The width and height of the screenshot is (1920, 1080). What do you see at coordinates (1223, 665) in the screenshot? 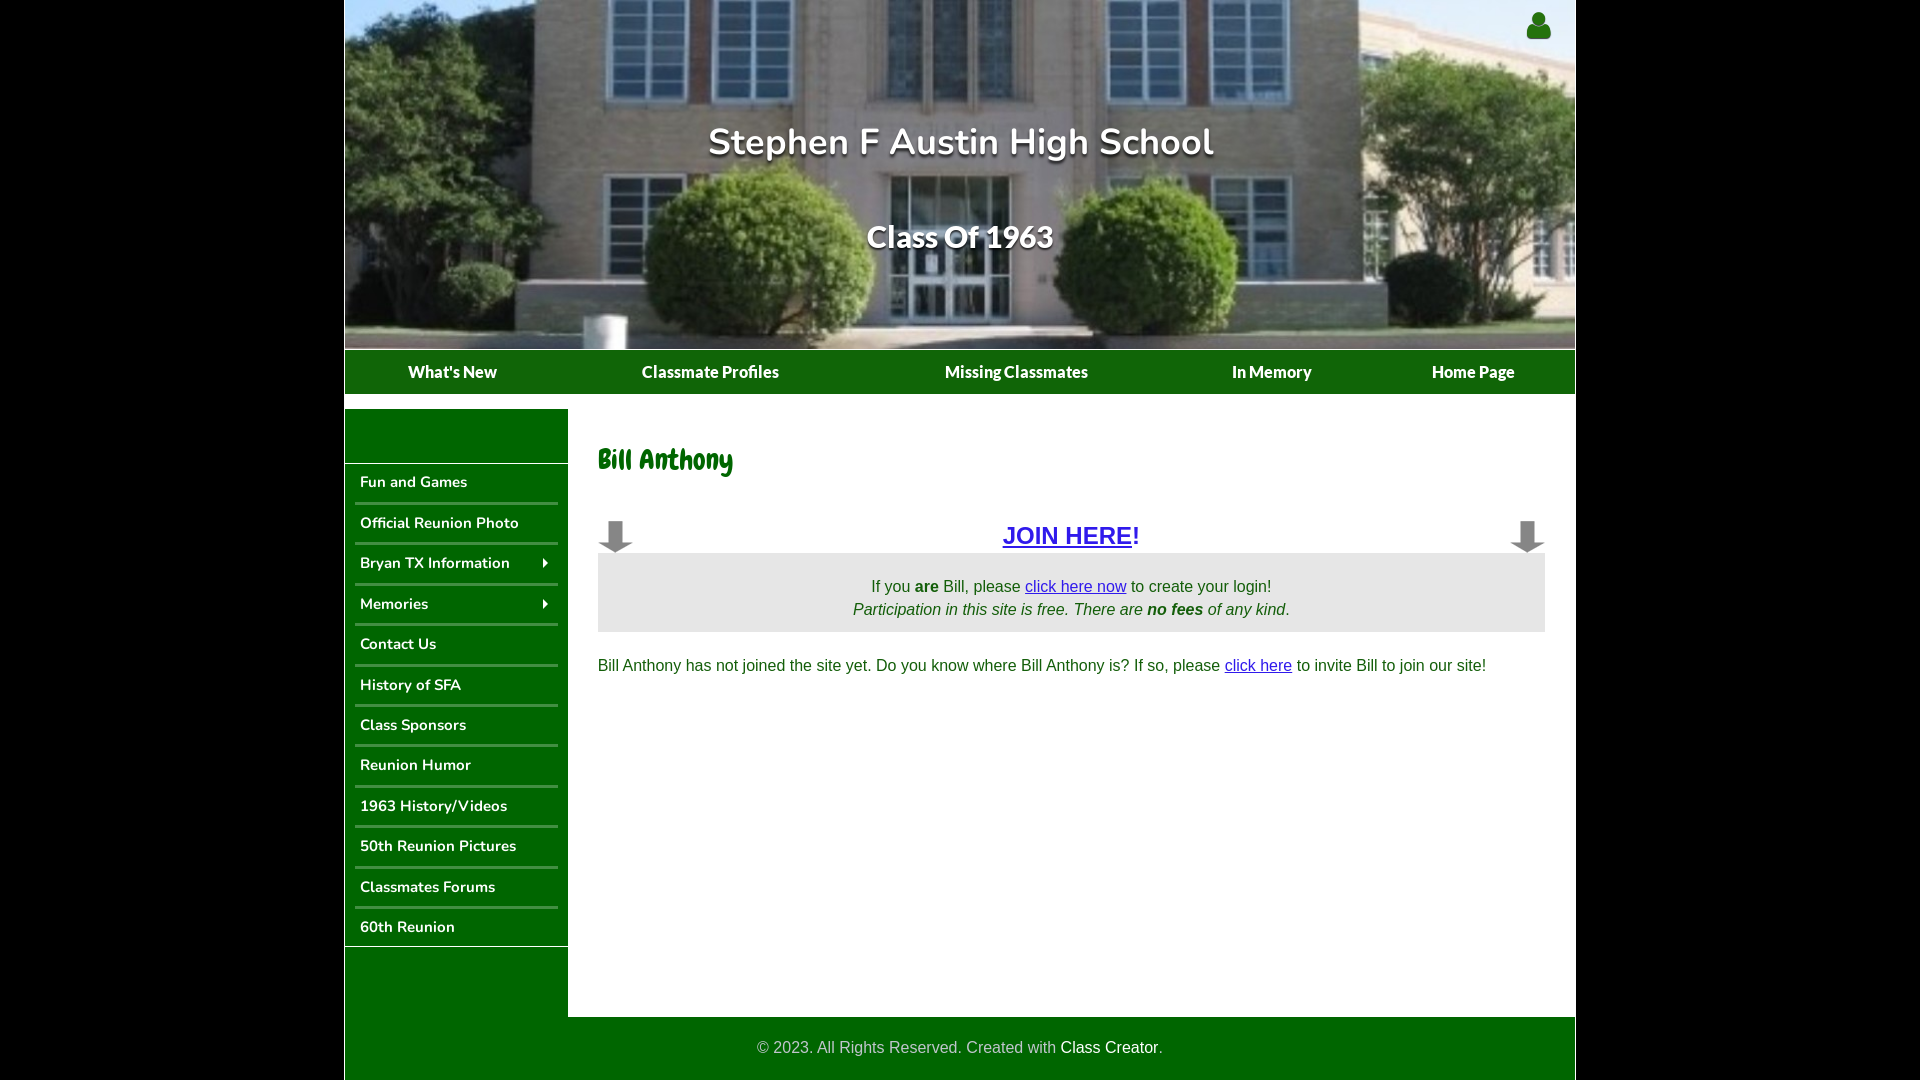
I see `'click here'` at bounding box center [1223, 665].